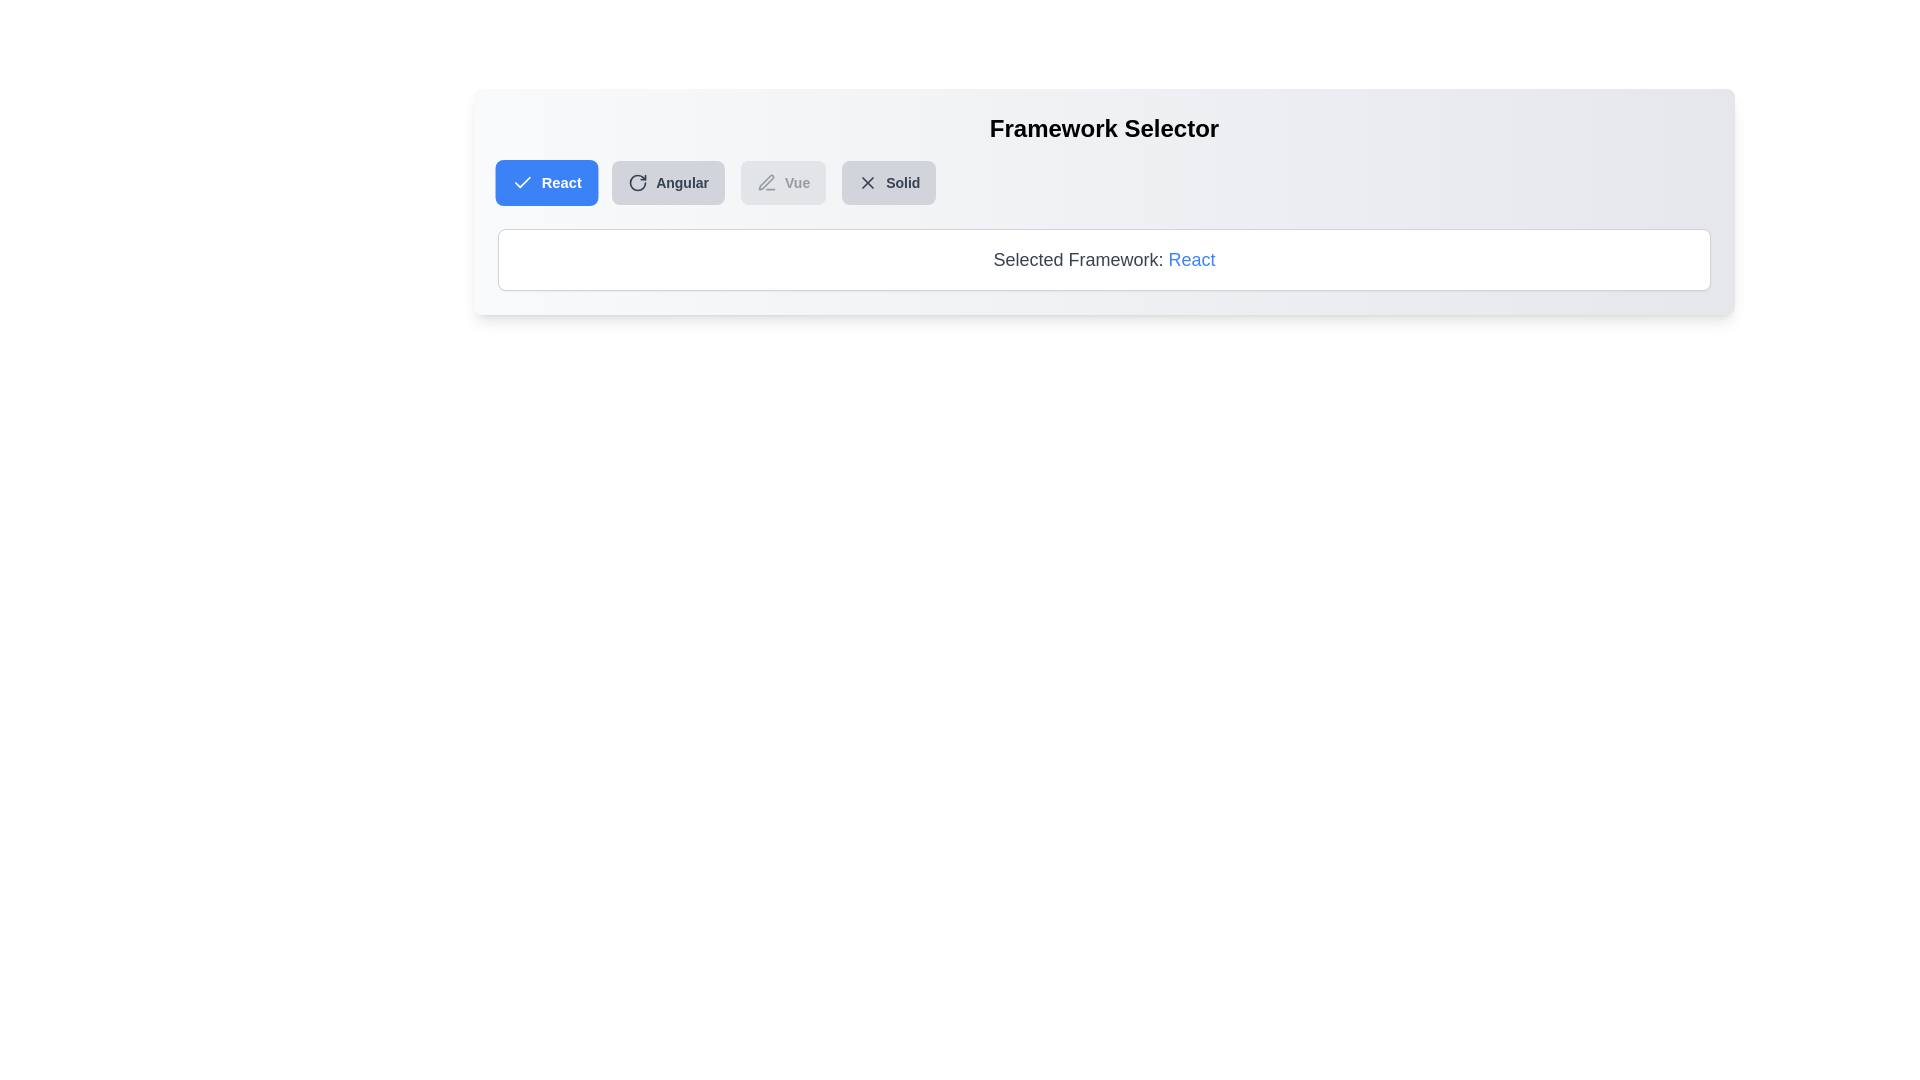 The width and height of the screenshot is (1920, 1080). Describe the element at coordinates (782, 182) in the screenshot. I see `the disabled button for selecting the 'Vue' framework, which is located between the 'Angular' and 'Solid' buttons` at that location.